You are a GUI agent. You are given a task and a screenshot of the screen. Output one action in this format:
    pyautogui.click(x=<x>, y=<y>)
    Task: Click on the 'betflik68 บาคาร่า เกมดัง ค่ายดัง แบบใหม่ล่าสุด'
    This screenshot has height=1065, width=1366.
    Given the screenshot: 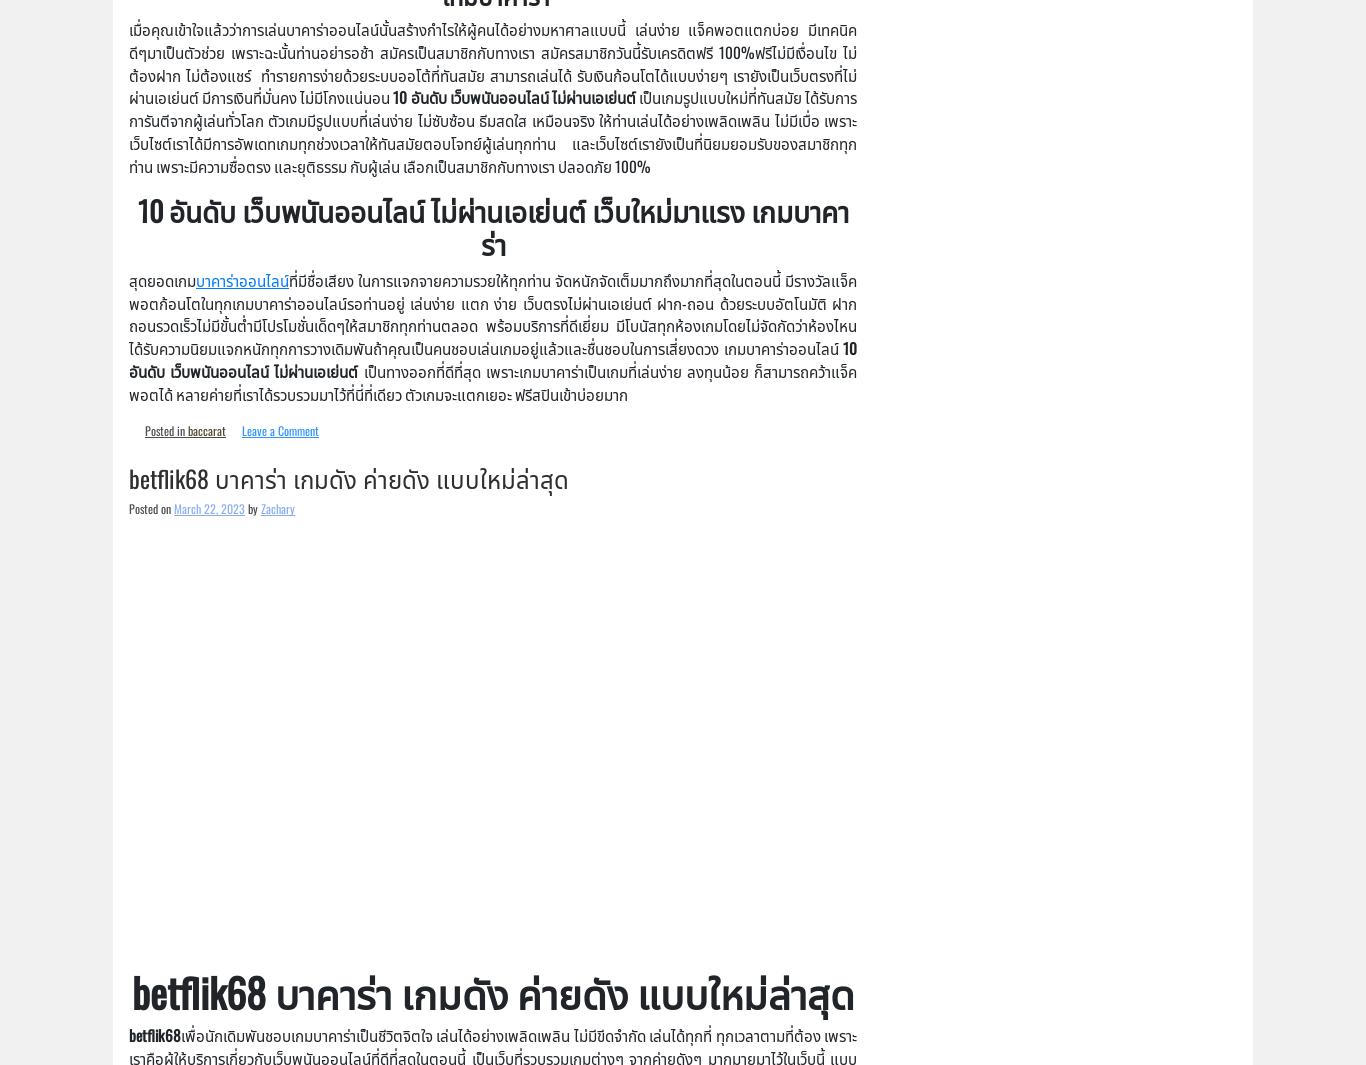 What is the action you would take?
    pyautogui.click(x=348, y=476)
    